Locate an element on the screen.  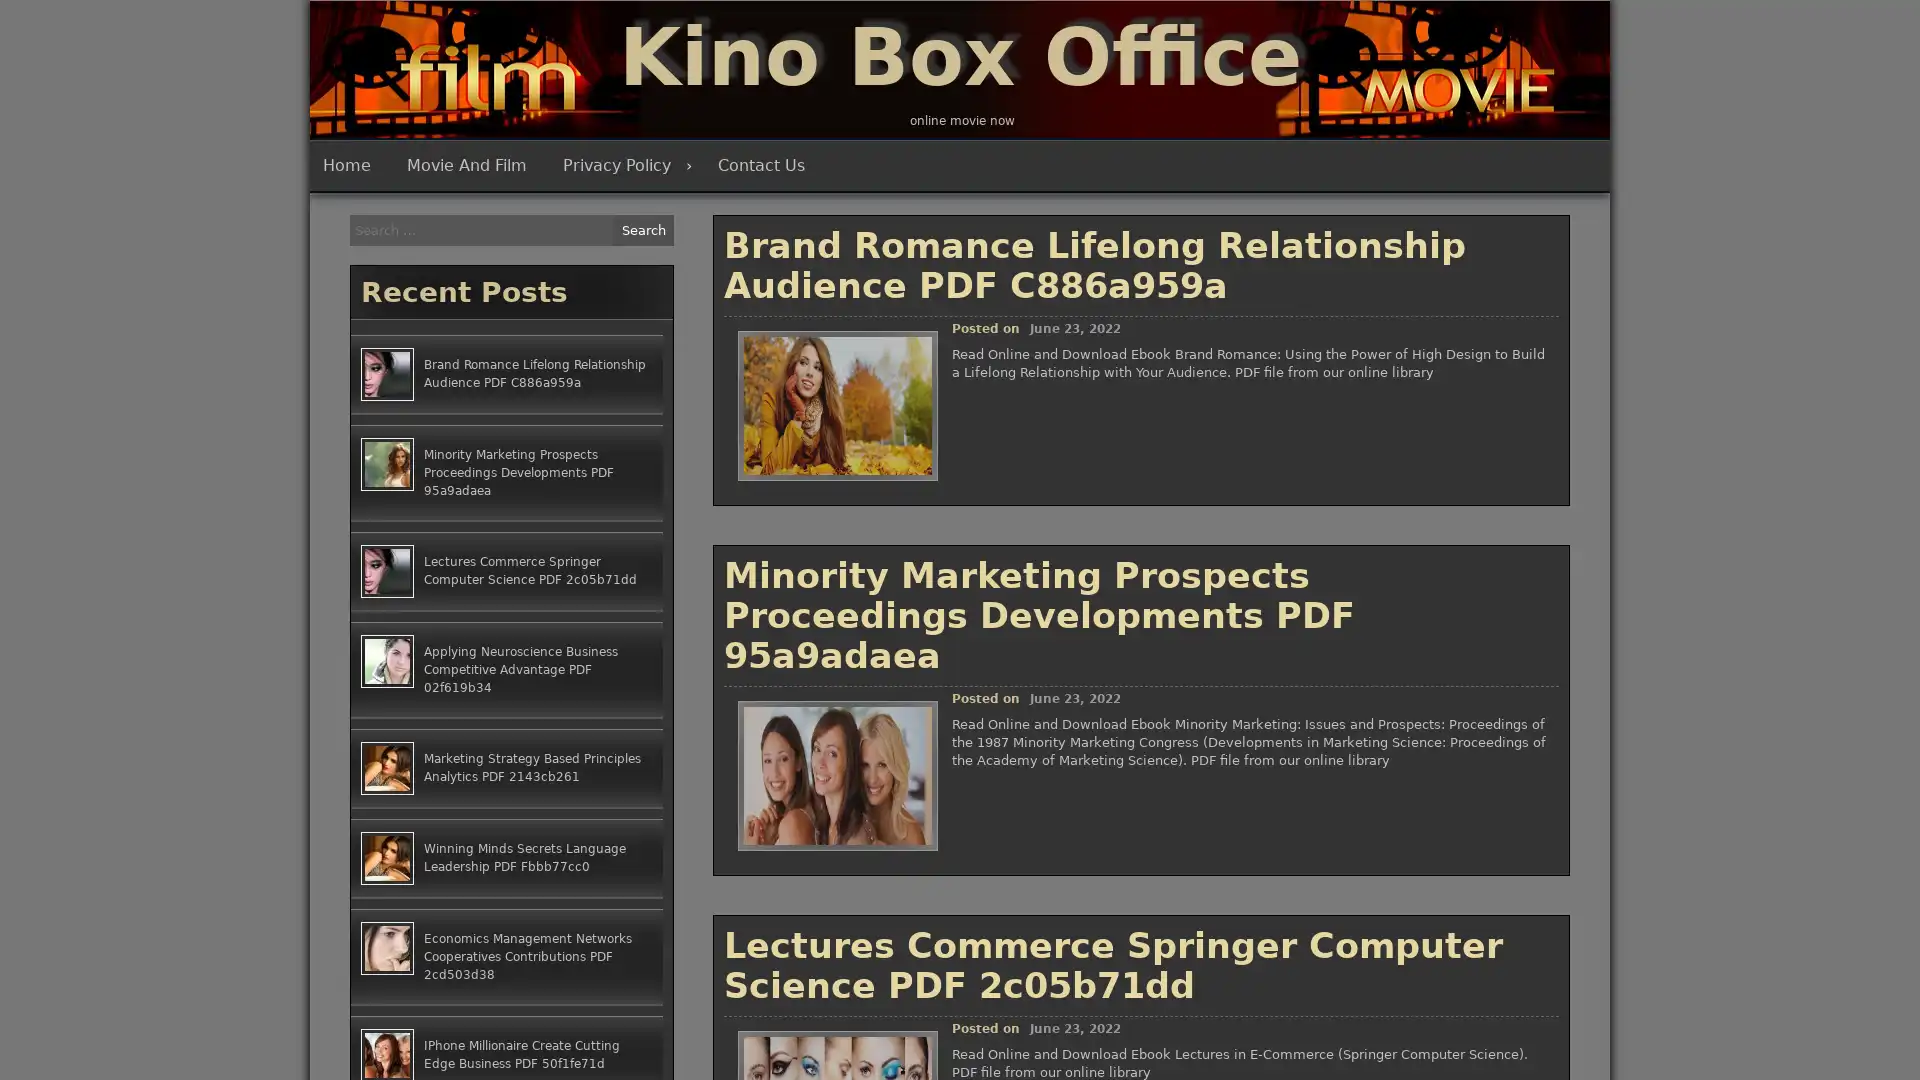
Search is located at coordinates (643, 229).